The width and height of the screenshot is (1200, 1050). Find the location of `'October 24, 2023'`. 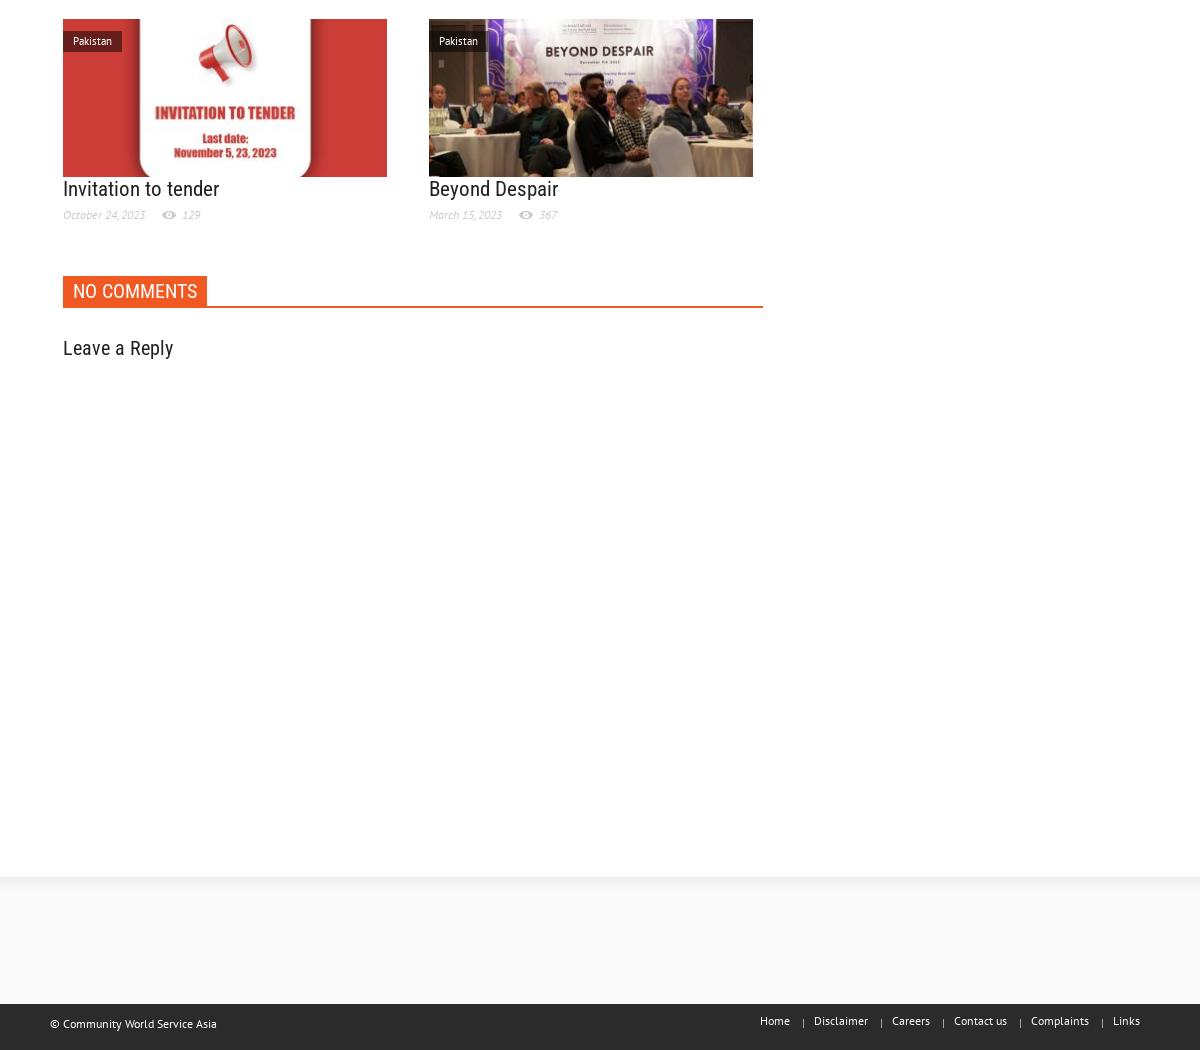

'October 24, 2023' is located at coordinates (104, 213).